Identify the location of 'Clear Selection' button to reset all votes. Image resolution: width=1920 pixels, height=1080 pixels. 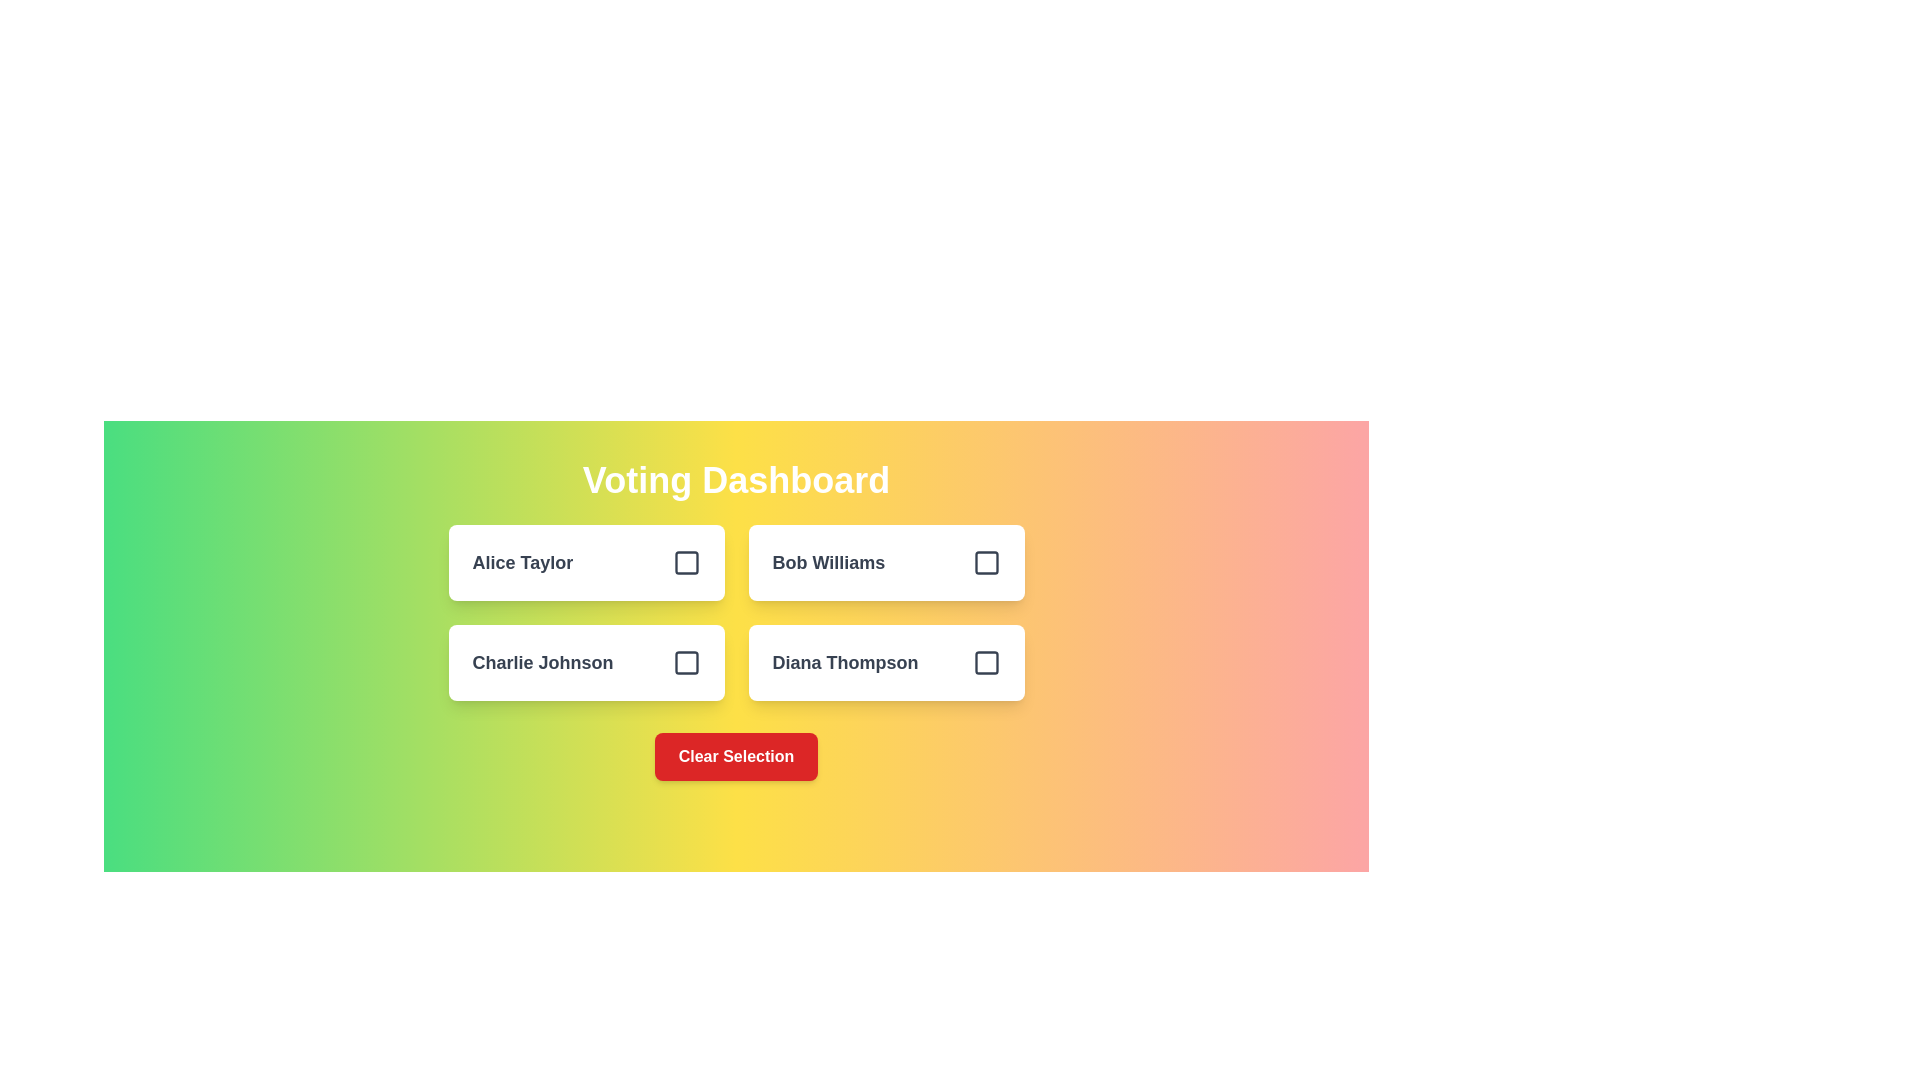
(735, 756).